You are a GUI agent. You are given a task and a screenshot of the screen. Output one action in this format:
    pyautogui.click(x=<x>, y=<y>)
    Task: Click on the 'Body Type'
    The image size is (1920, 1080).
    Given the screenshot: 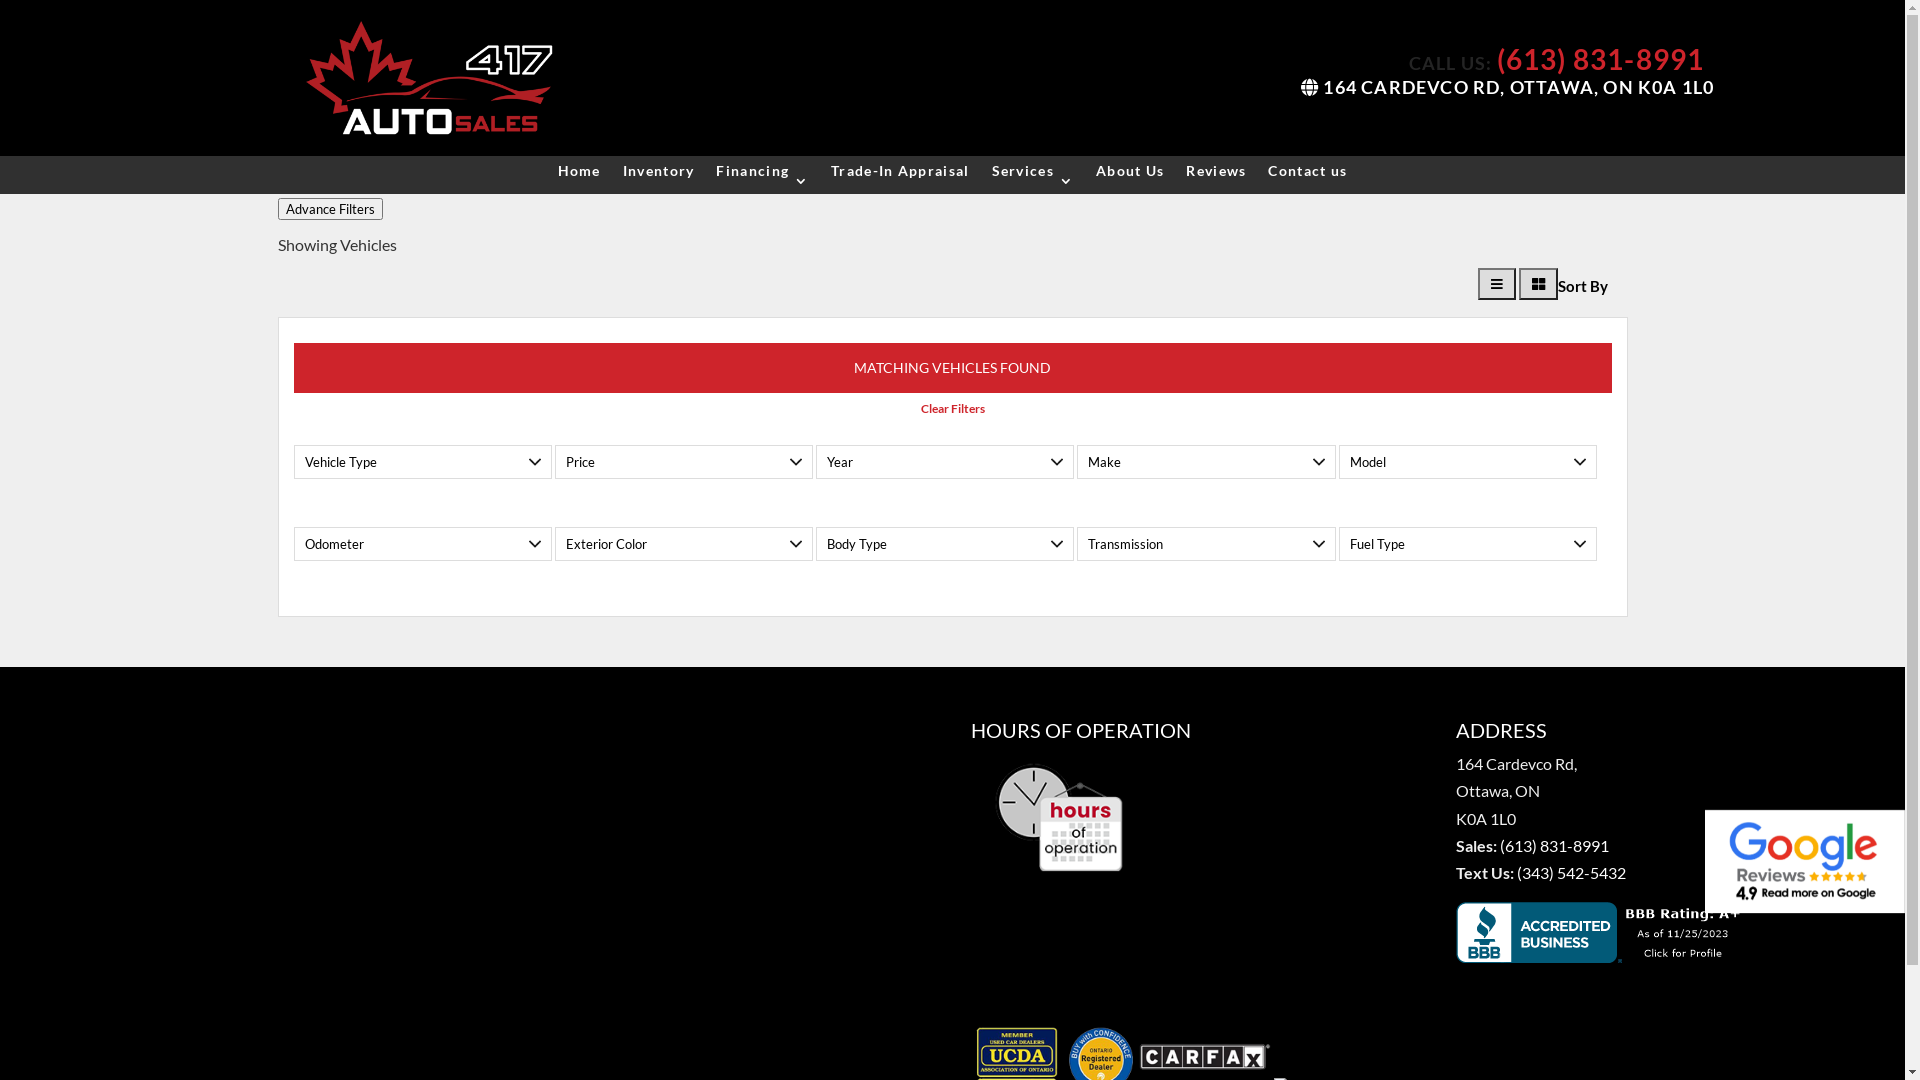 What is the action you would take?
    pyautogui.click(x=944, y=543)
    